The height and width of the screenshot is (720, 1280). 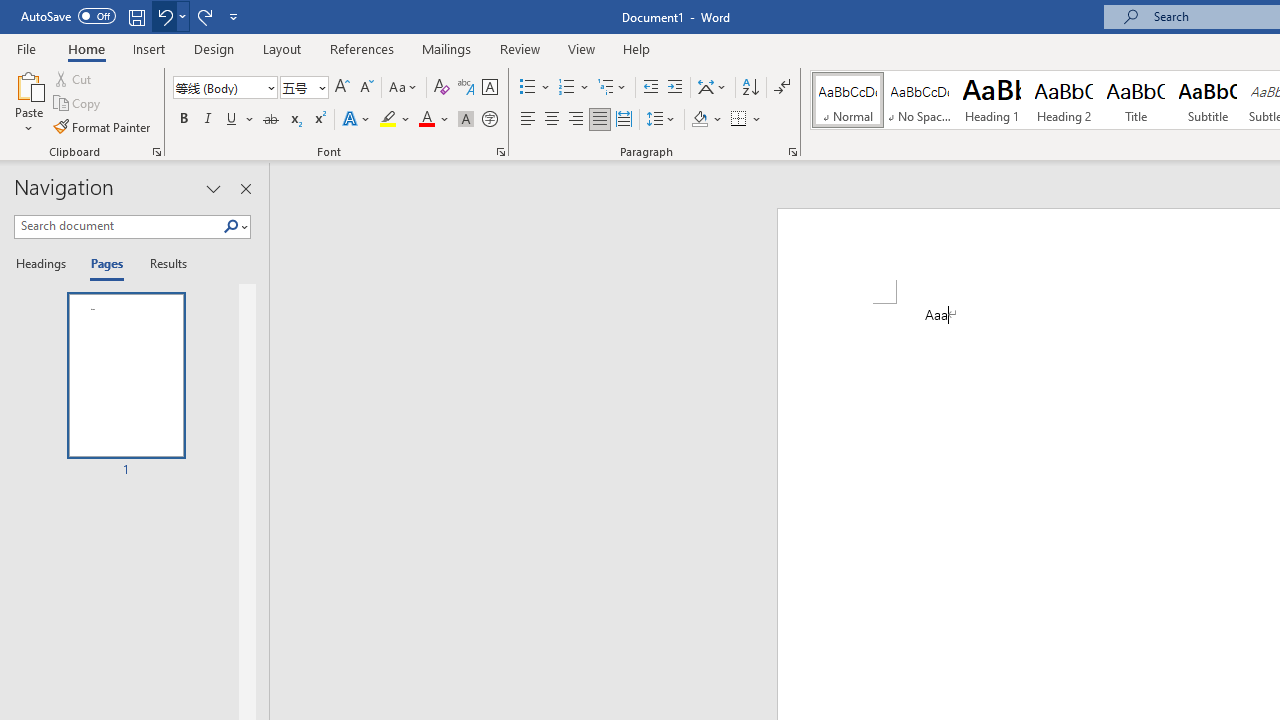 I want to click on 'Text Highlight Color', so click(x=395, y=119).